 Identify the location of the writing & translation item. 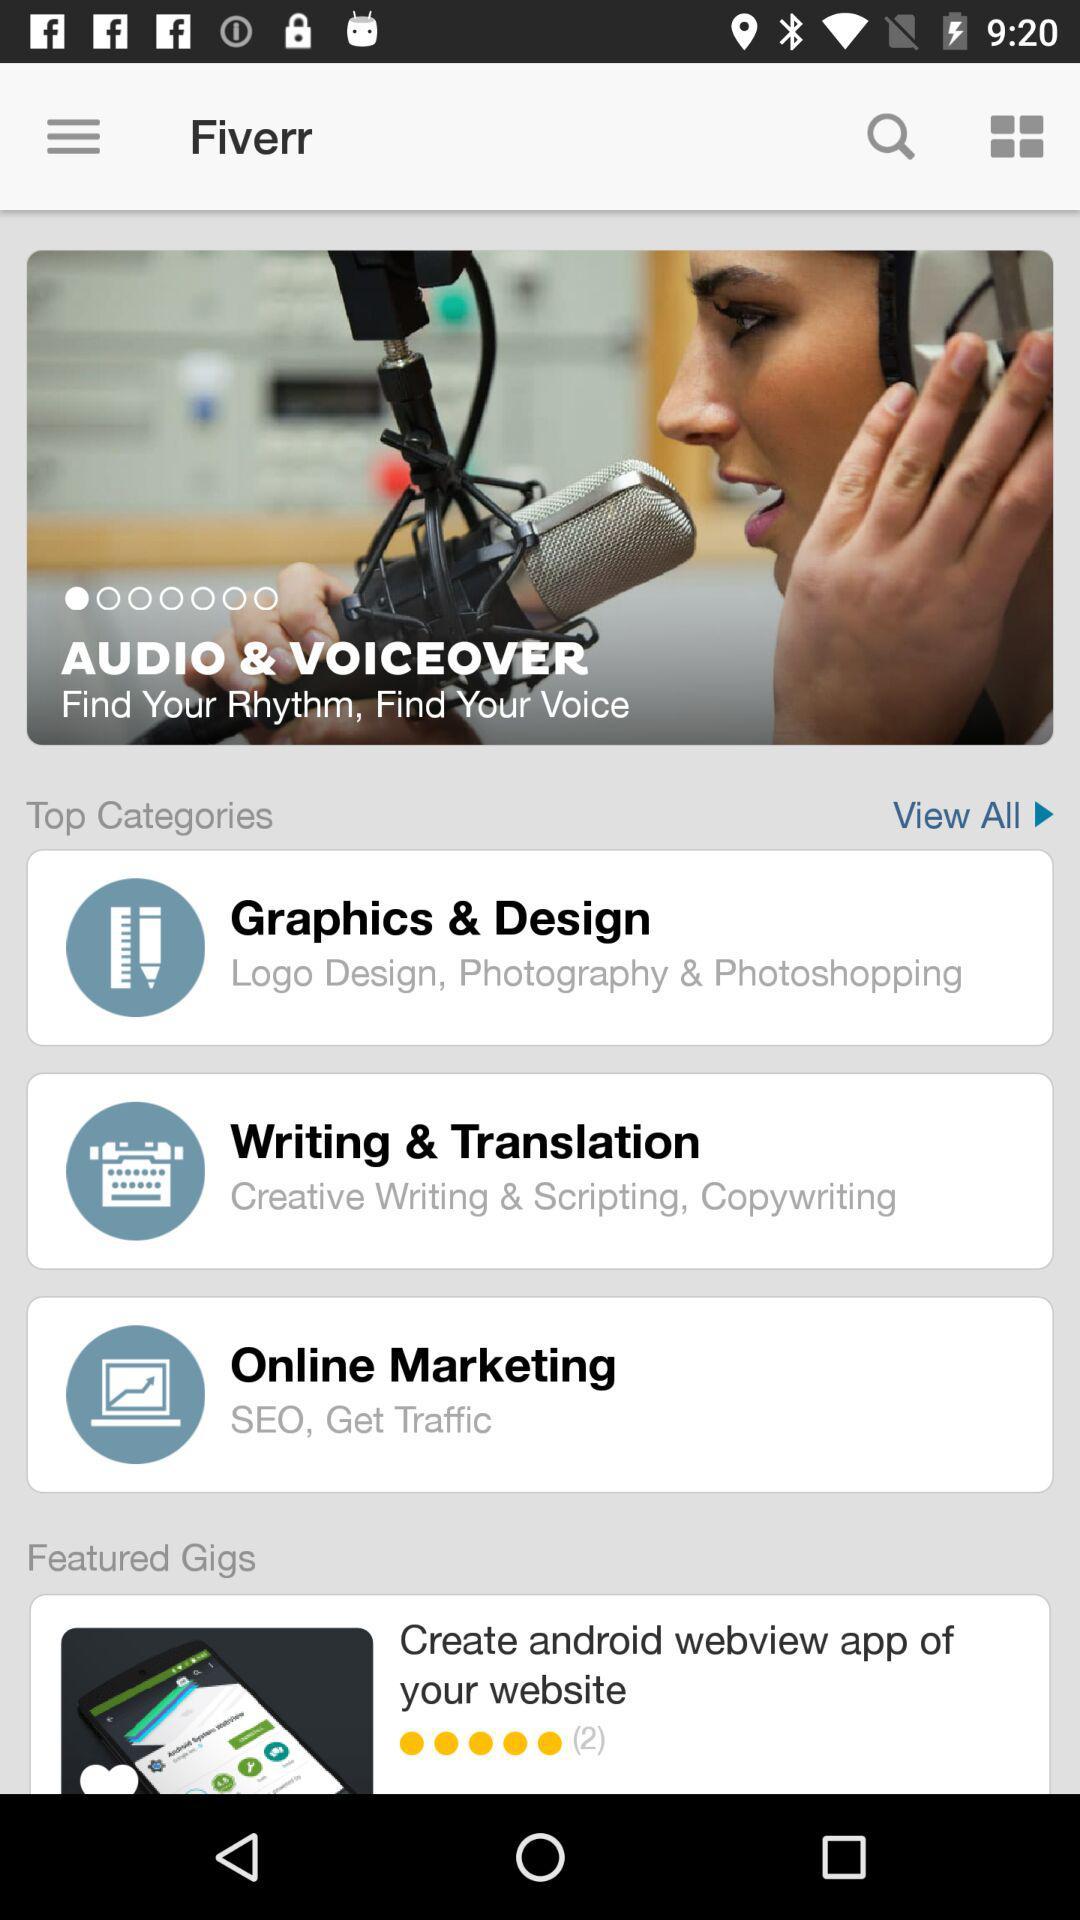
(626, 1140).